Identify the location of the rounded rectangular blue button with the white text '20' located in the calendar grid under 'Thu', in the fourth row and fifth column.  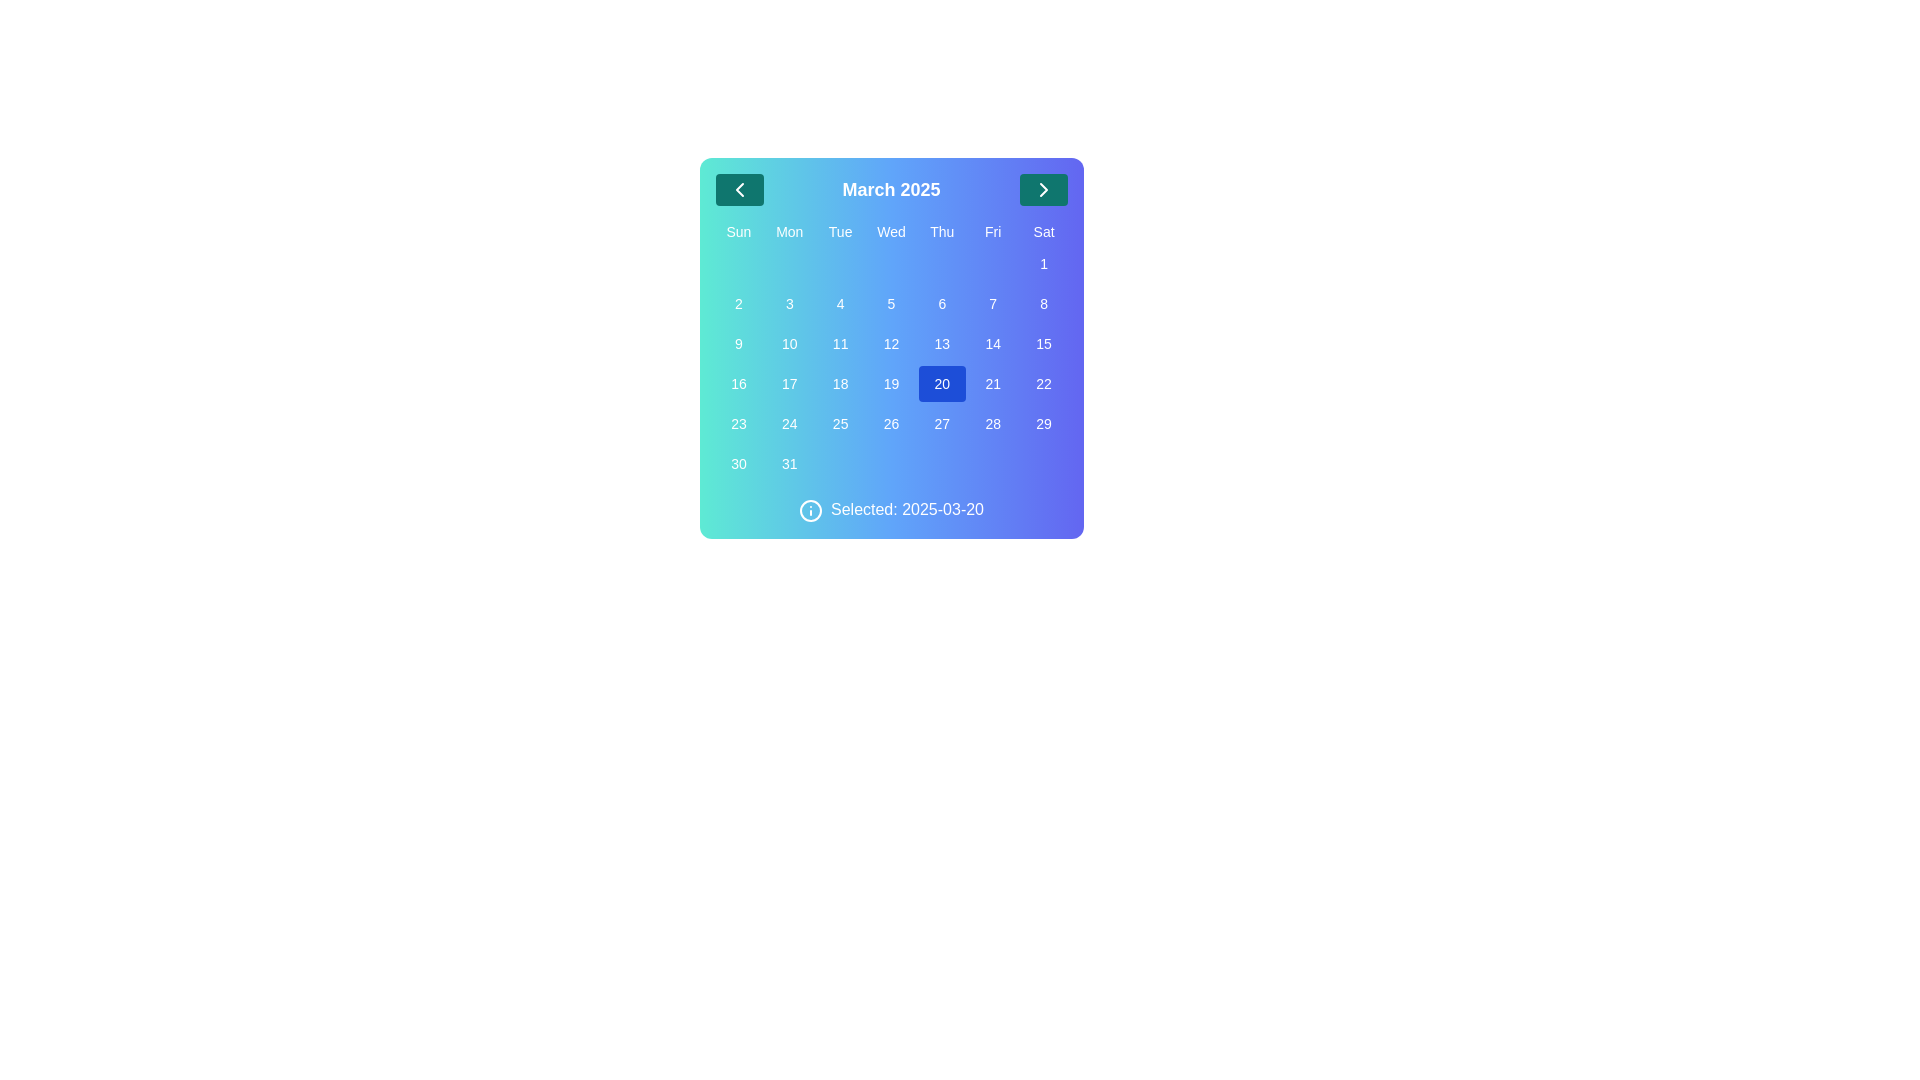
(941, 384).